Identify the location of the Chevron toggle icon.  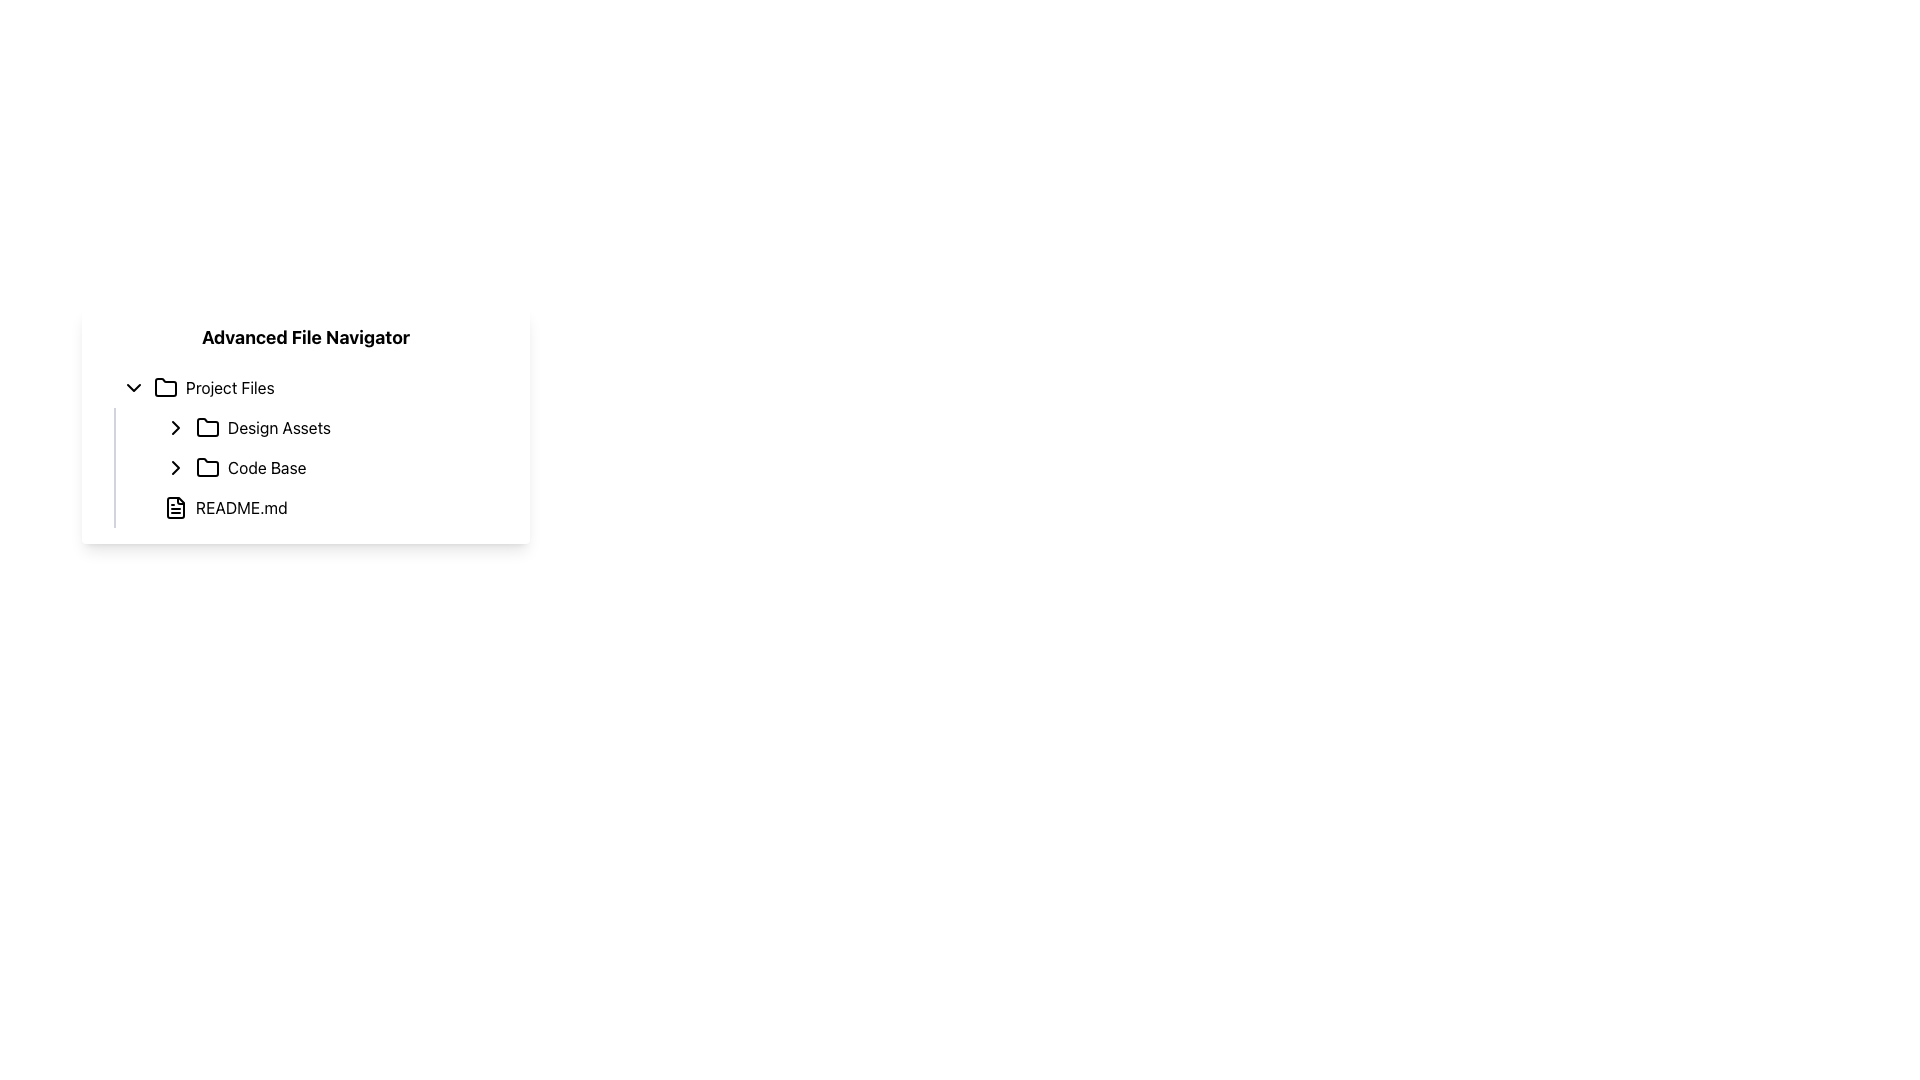
(133, 388).